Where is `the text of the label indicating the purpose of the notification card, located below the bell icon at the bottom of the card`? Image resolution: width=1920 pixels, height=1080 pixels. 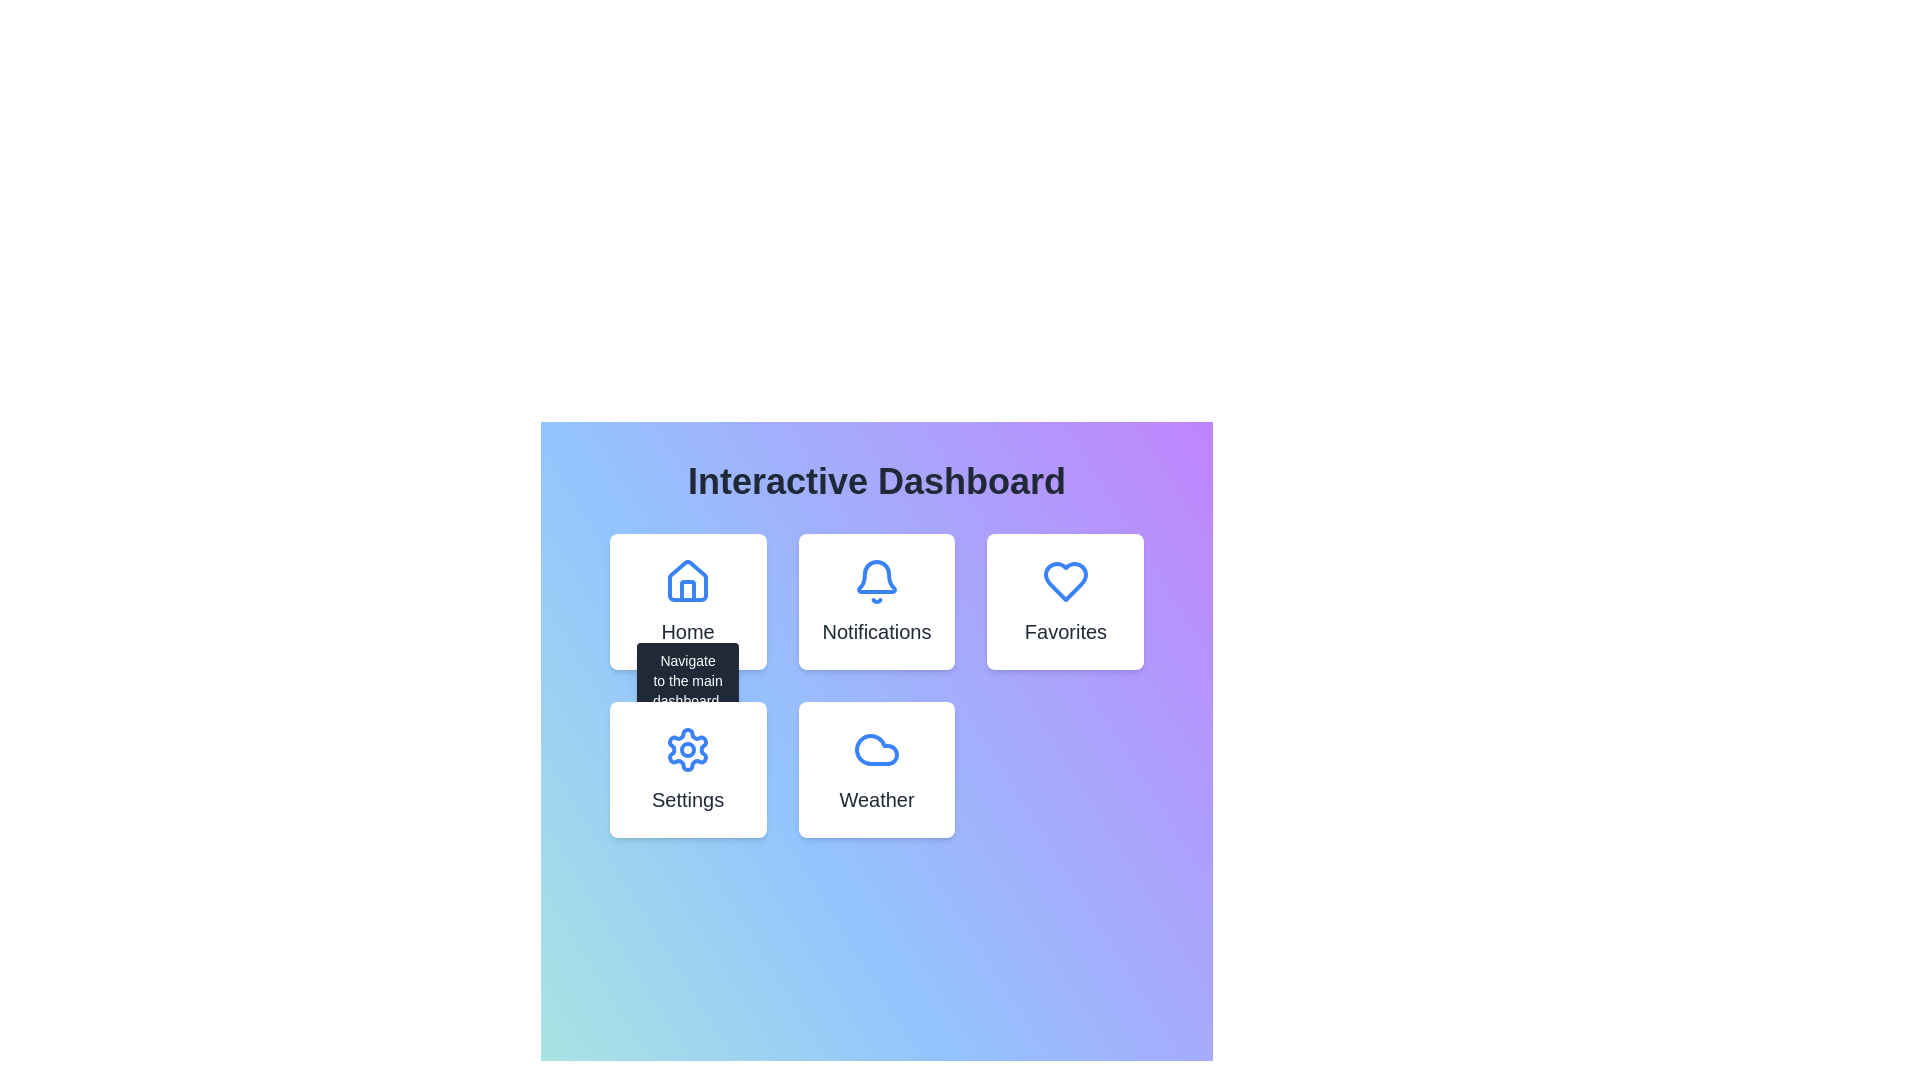
the text of the label indicating the purpose of the notification card, located below the bell icon at the bottom of the card is located at coordinates (877, 632).